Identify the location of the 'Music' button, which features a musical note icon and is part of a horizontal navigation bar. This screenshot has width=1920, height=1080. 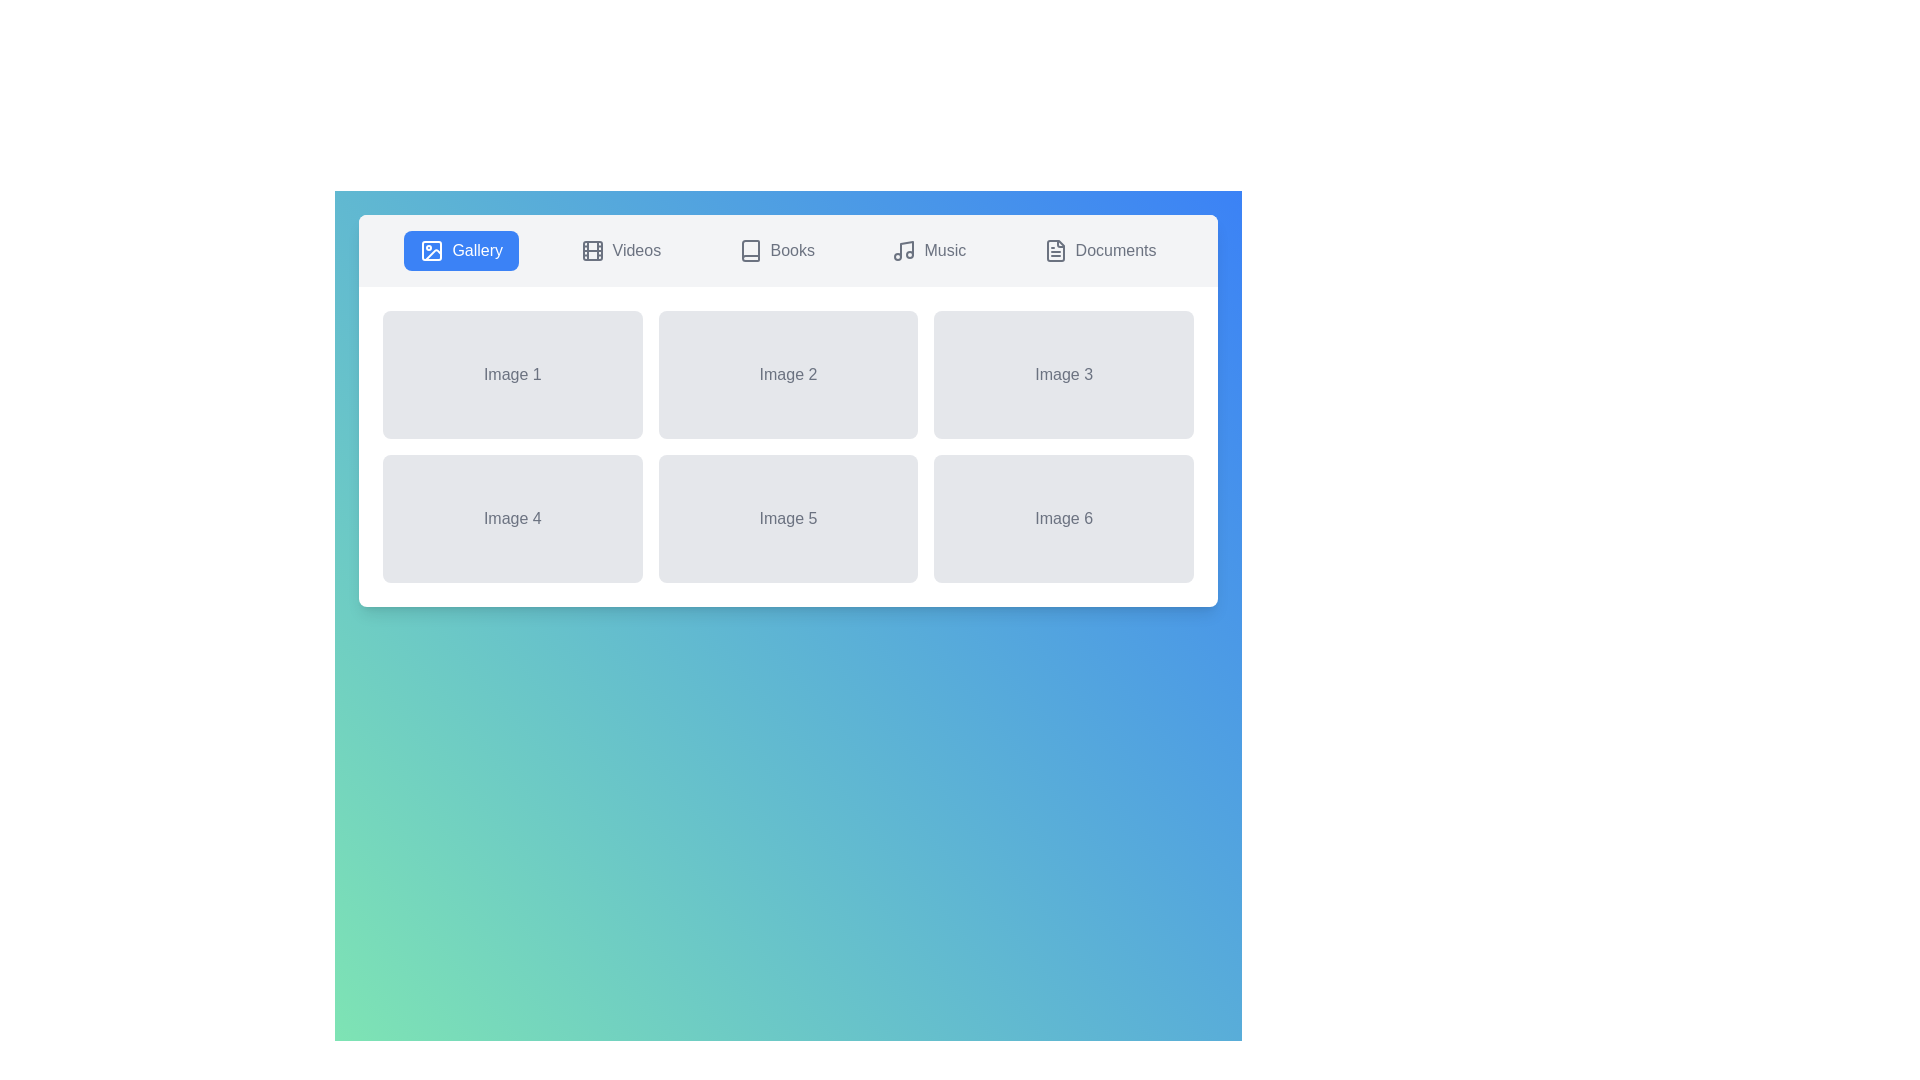
(928, 249).